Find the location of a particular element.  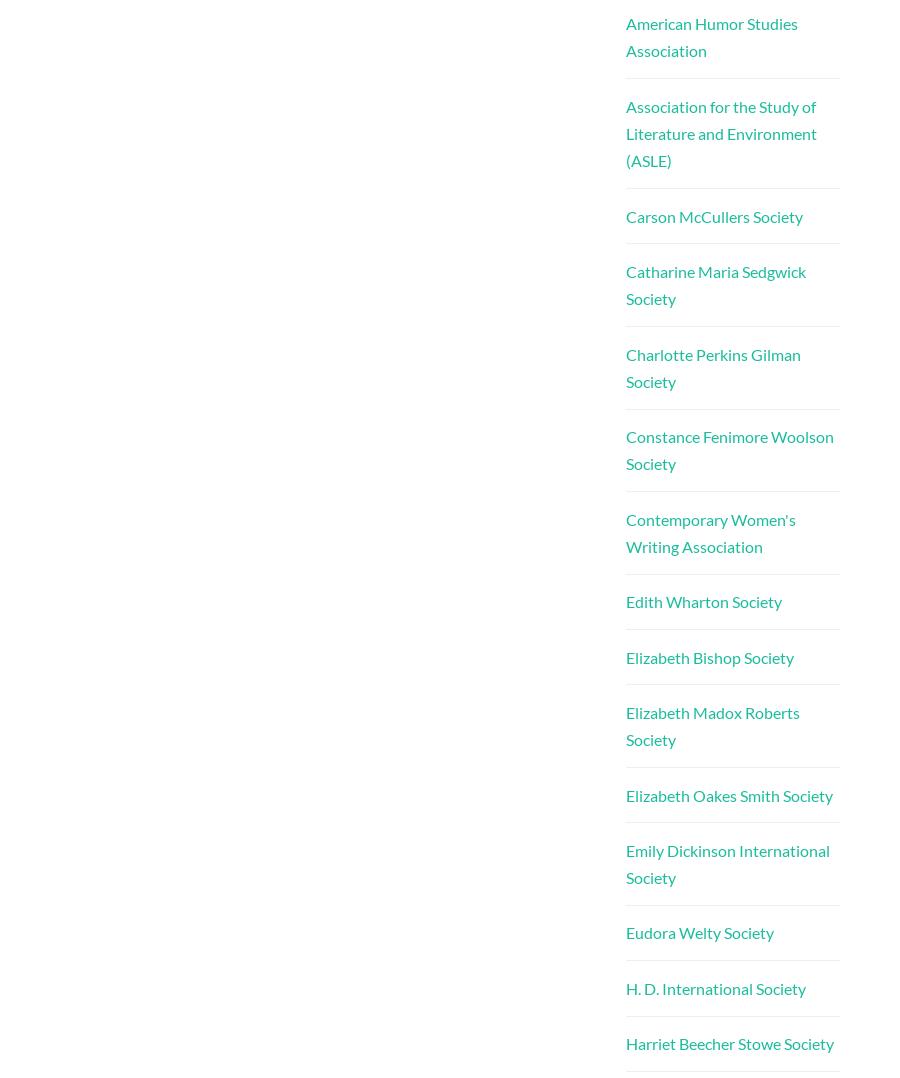

'Carson McCullers Society' is located at coordinates (712, 215).